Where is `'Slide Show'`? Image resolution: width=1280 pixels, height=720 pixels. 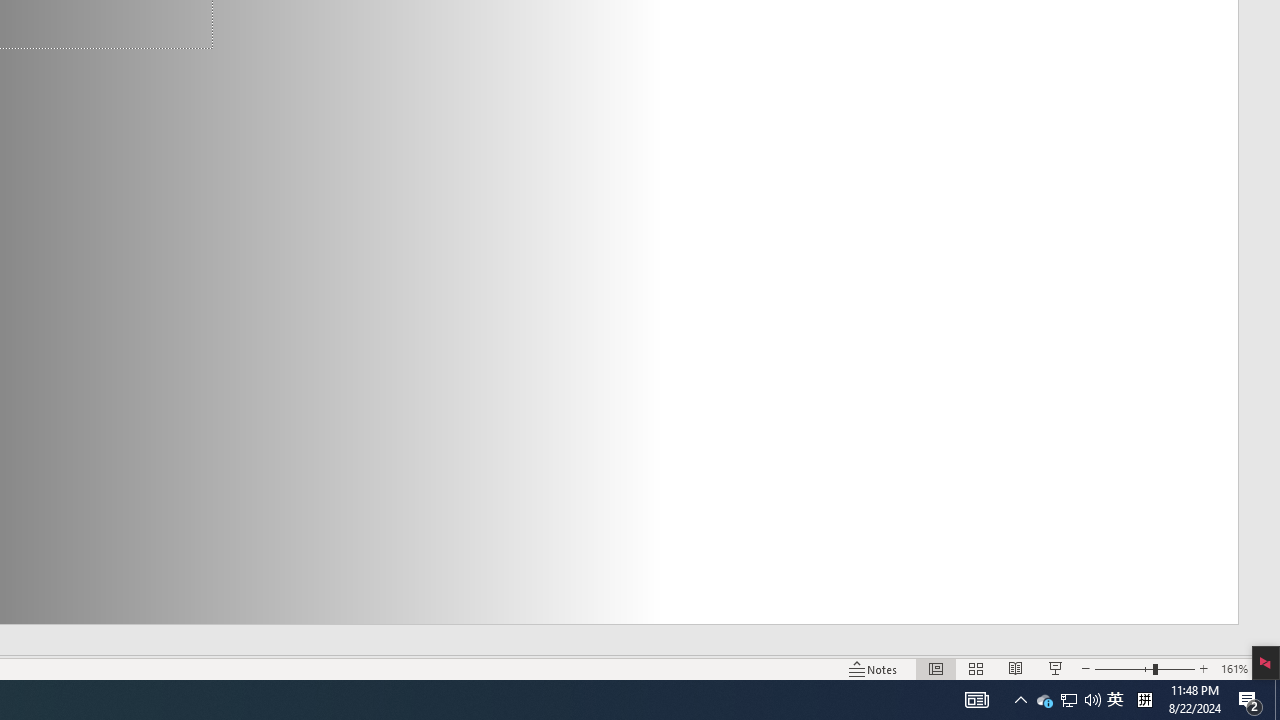 'Slide Show' is located at coordinates (1055, 669).